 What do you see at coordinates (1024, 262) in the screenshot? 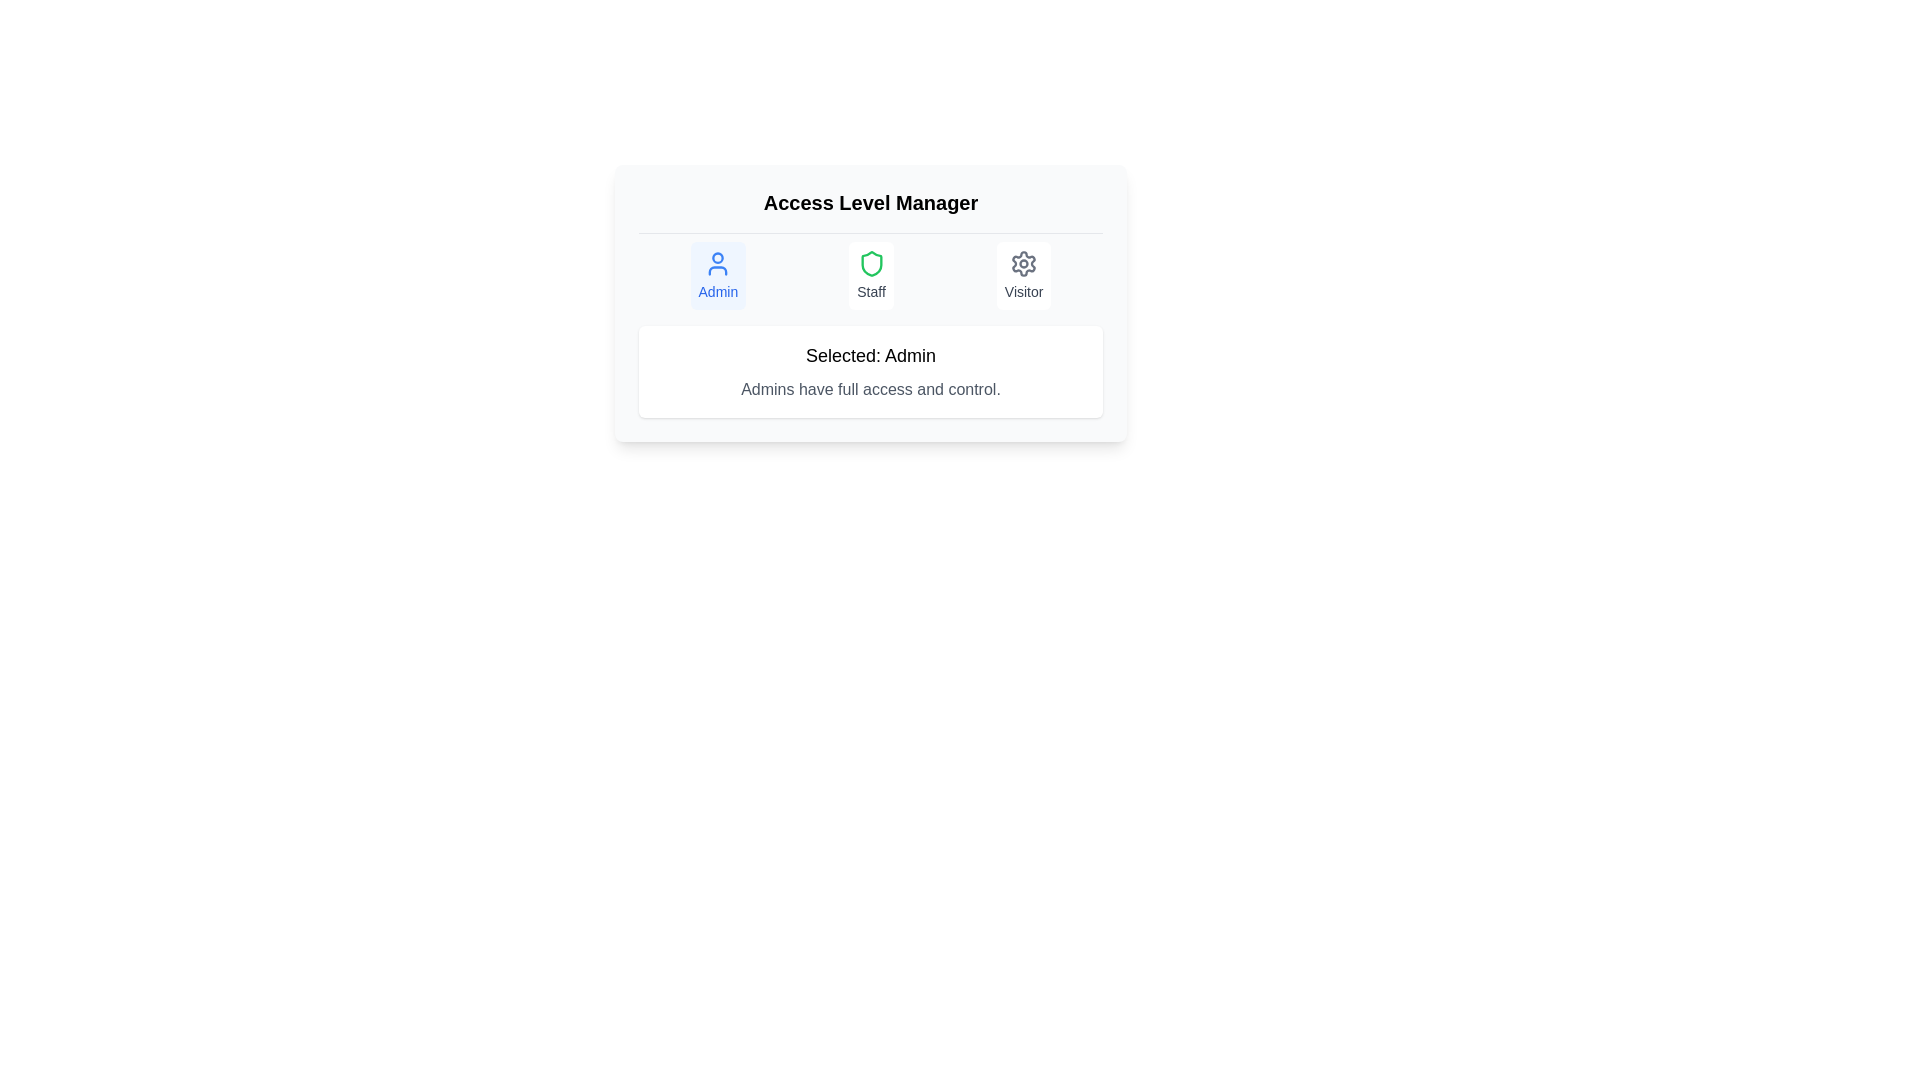
I see `the cogwheel-shaped icon in the bottom-right corner of the 'Visitor' card, which is styled with a gray stroke color and commonly associated with settings` at bounding box center [1024, 262].